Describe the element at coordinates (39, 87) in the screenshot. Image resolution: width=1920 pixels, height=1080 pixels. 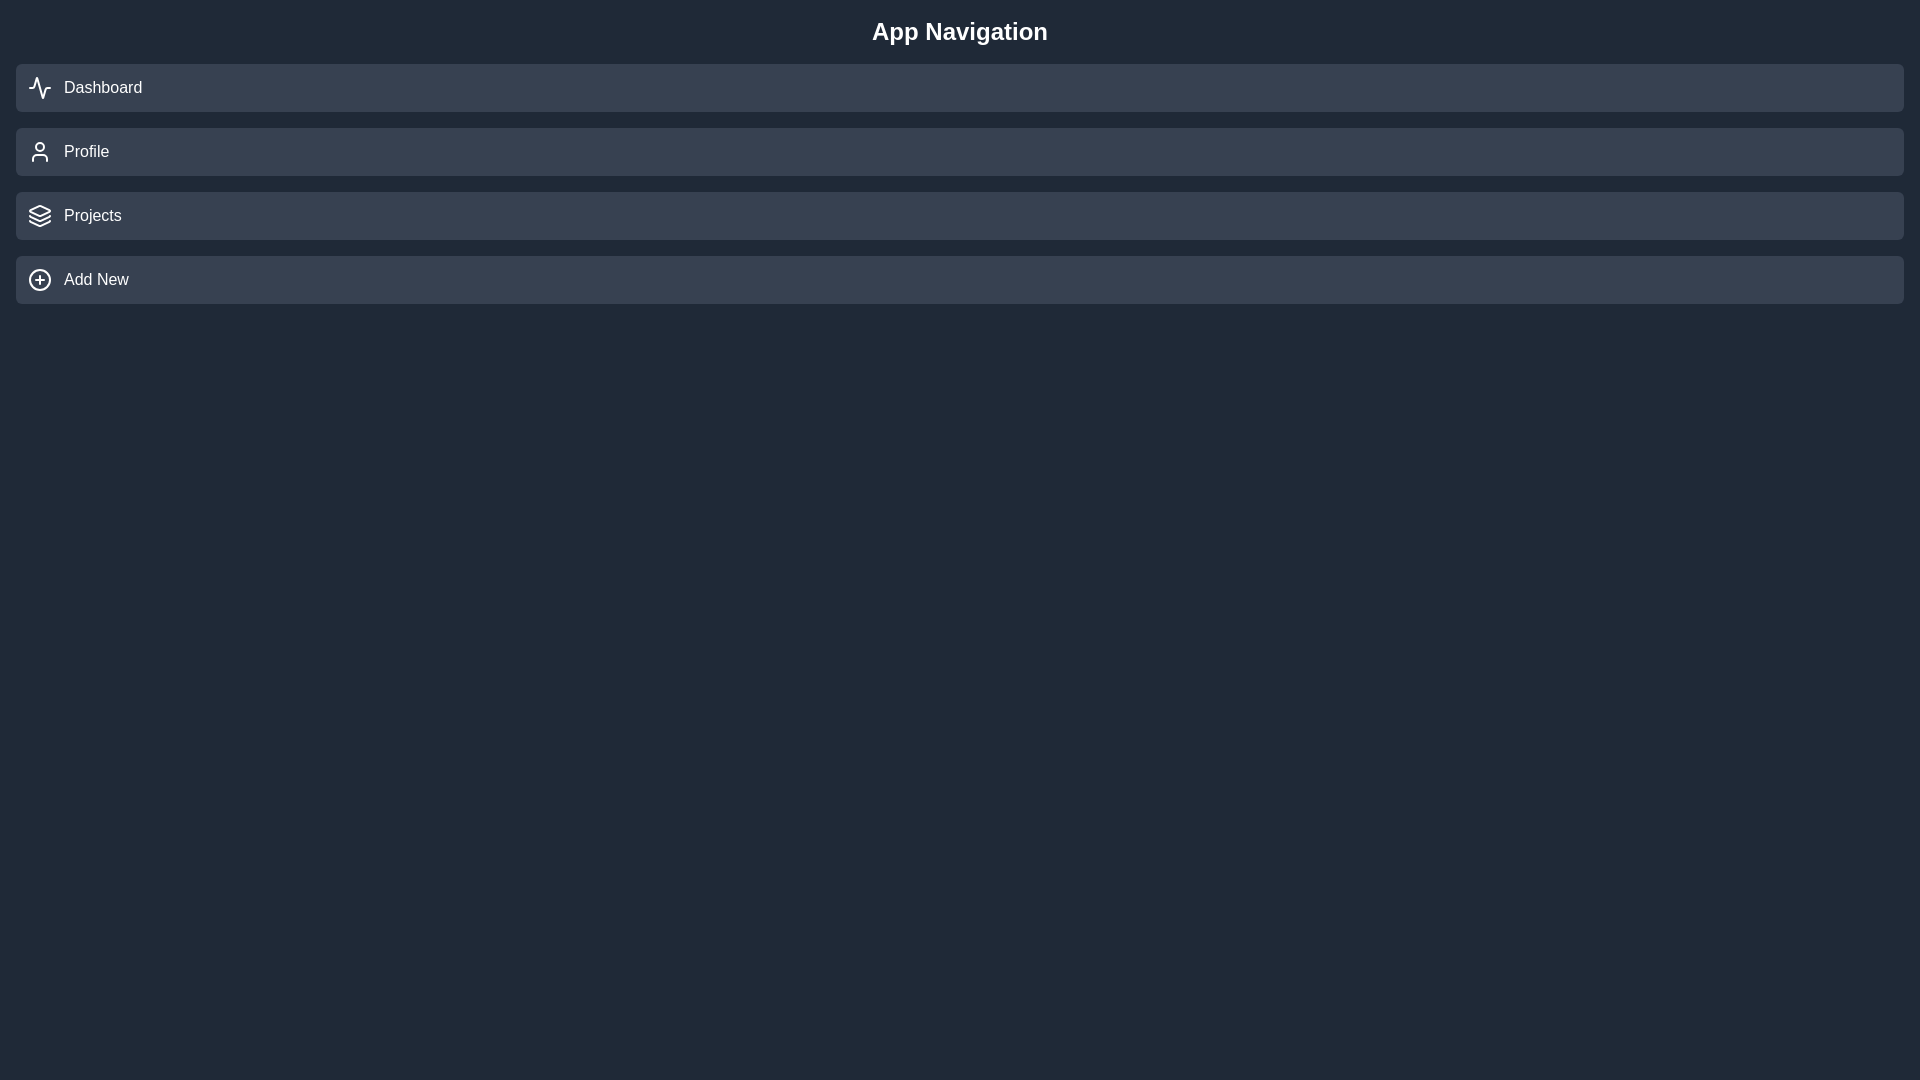
I see `the SVG-based icon representing the 'Dashboard' navigation item` at that location.